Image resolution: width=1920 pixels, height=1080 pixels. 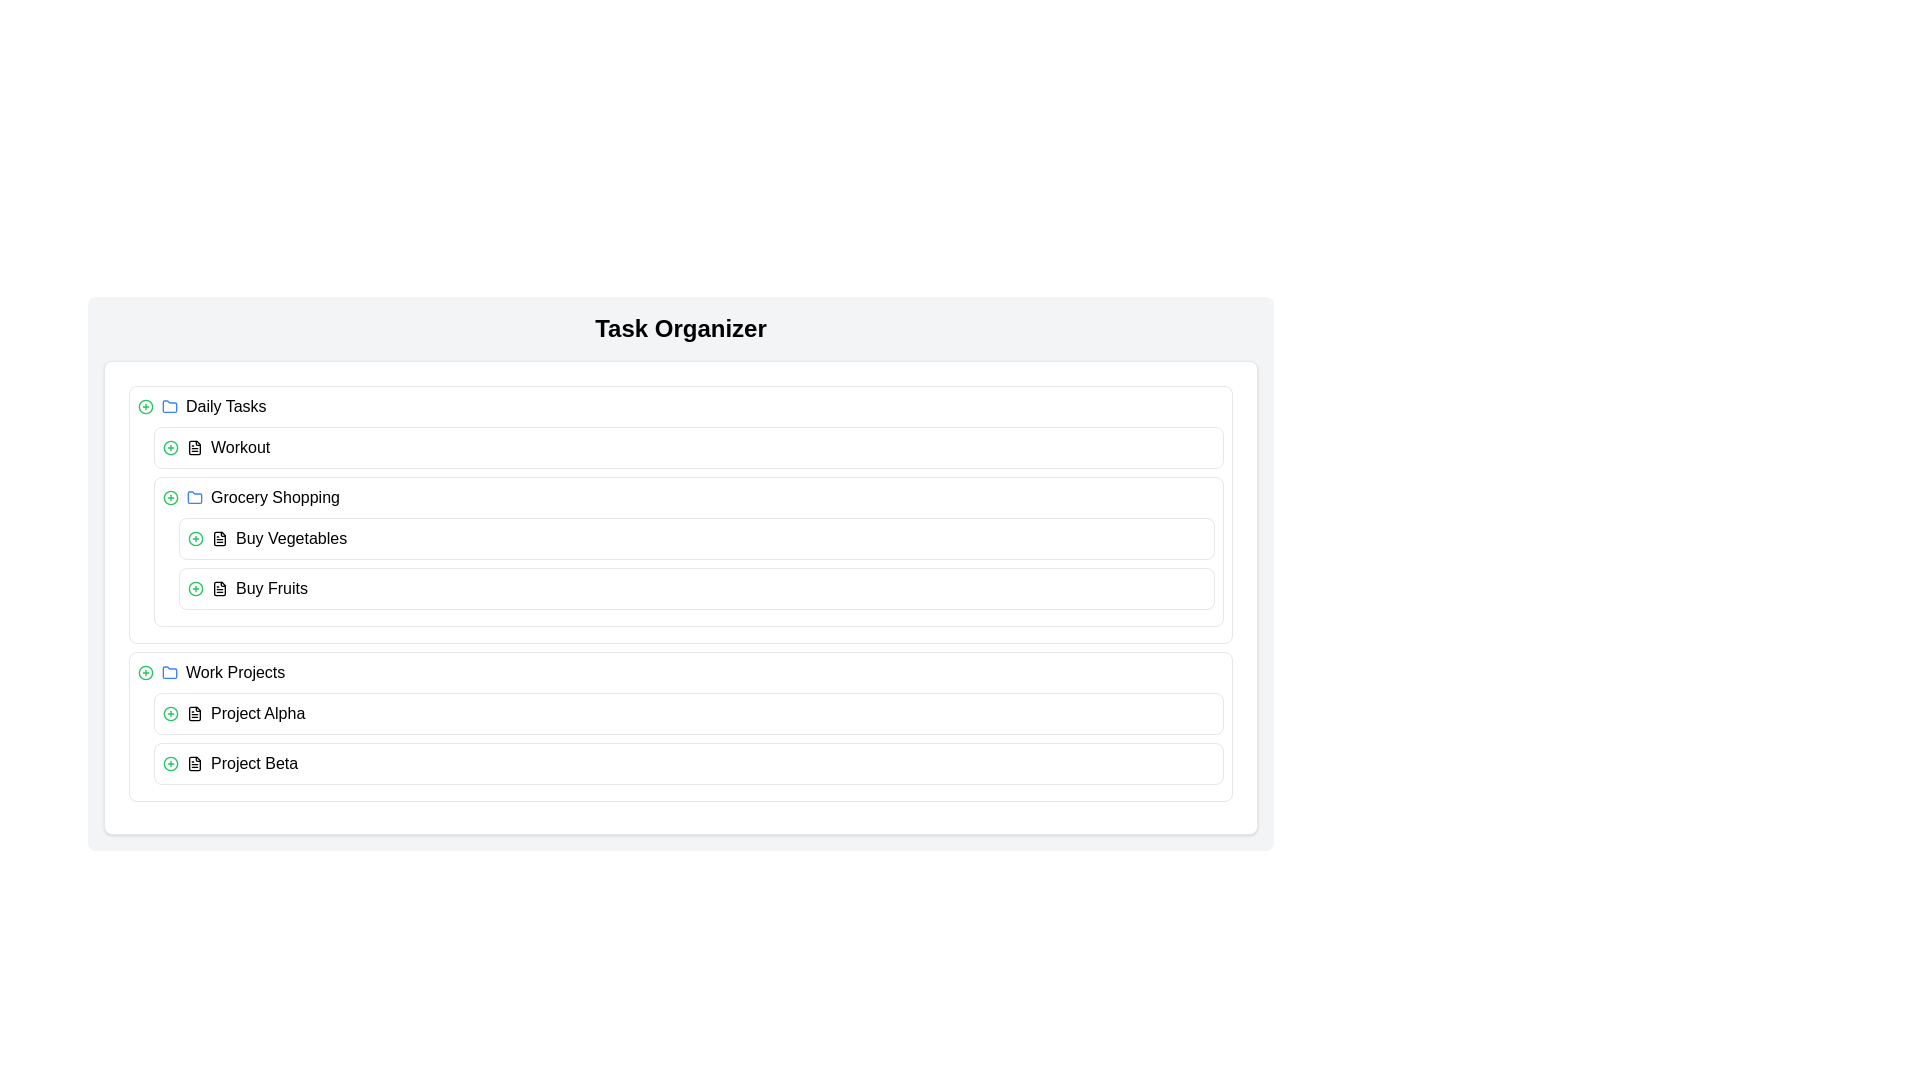 What do you see at coordinates (696, 588) in the screenshot?
I see `the 'Buy Fruits' task item in the 'Grocery Shopping' subsection of the 'Task Organizer'` at bounding box center [696, 588].